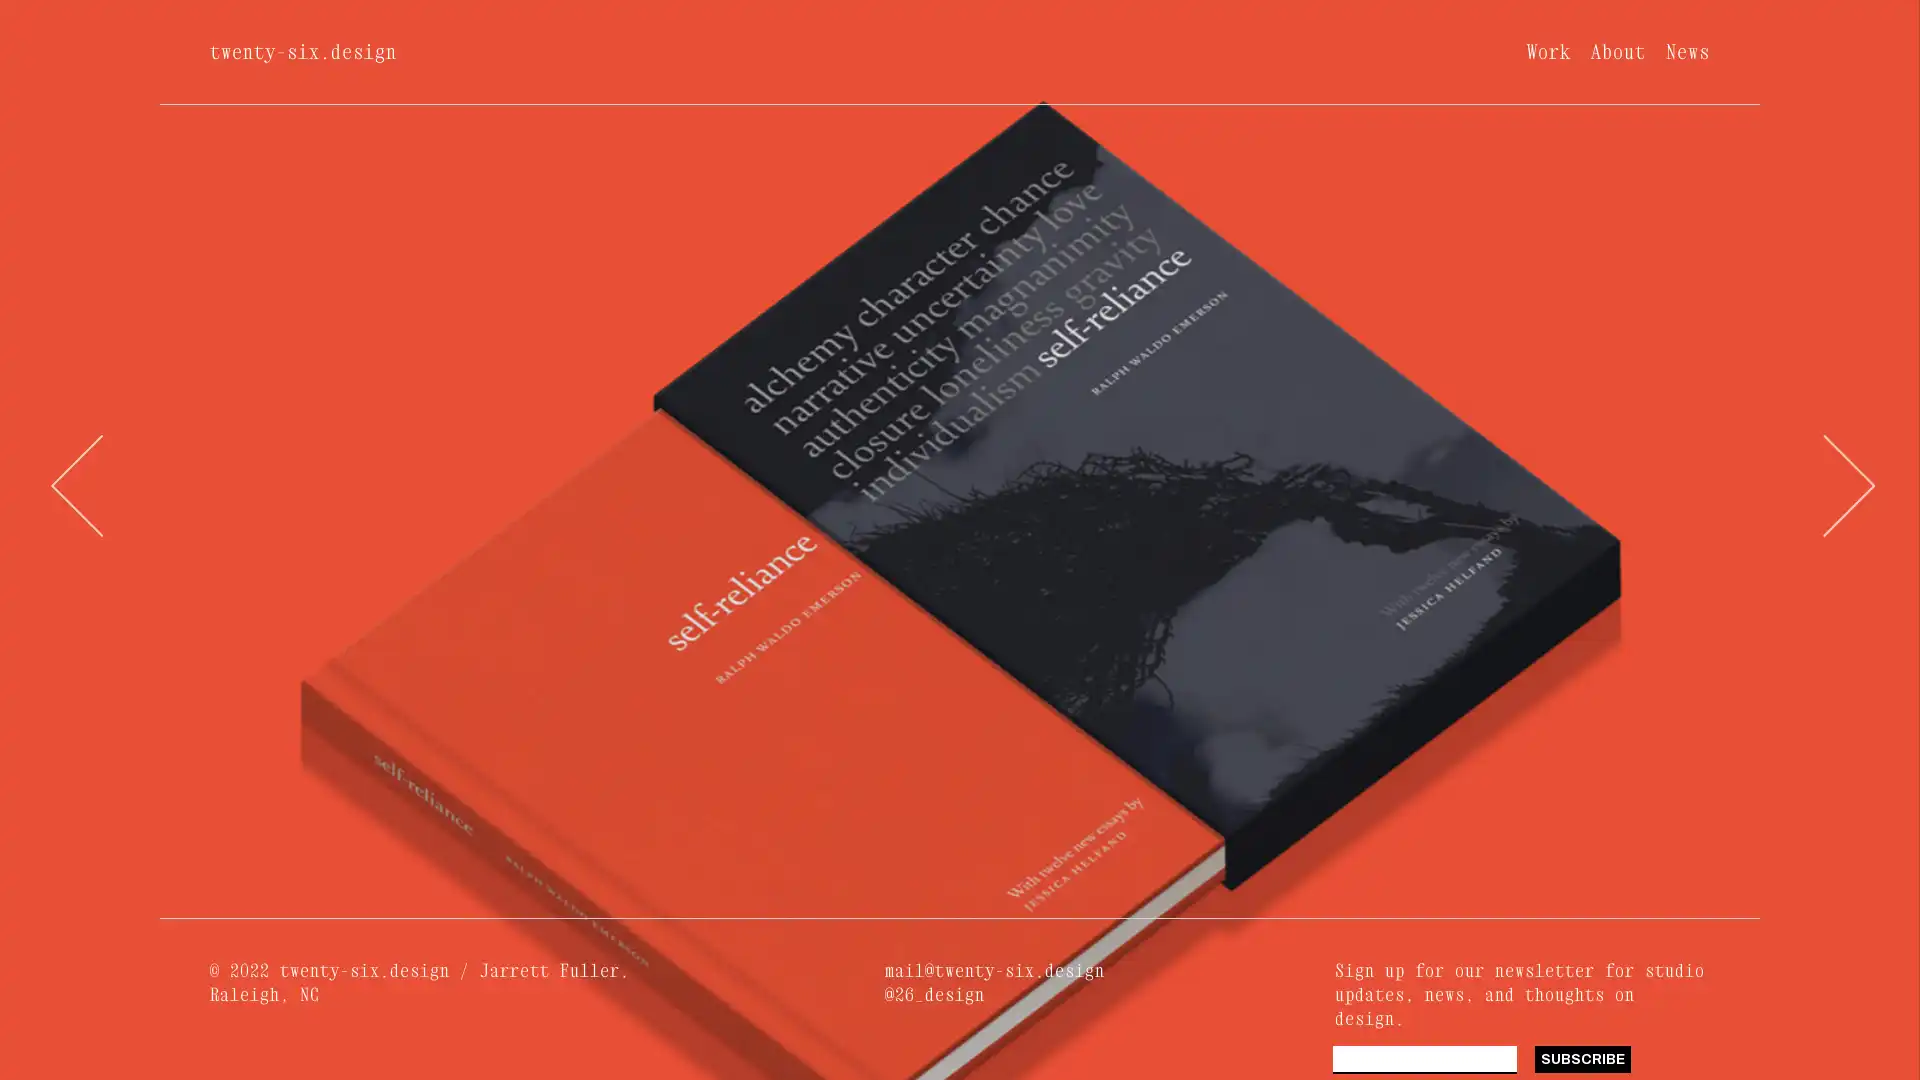 The width and height of the screenshot is (1920, 1080). I want to click on Subscribe, so click(1581, 1058).